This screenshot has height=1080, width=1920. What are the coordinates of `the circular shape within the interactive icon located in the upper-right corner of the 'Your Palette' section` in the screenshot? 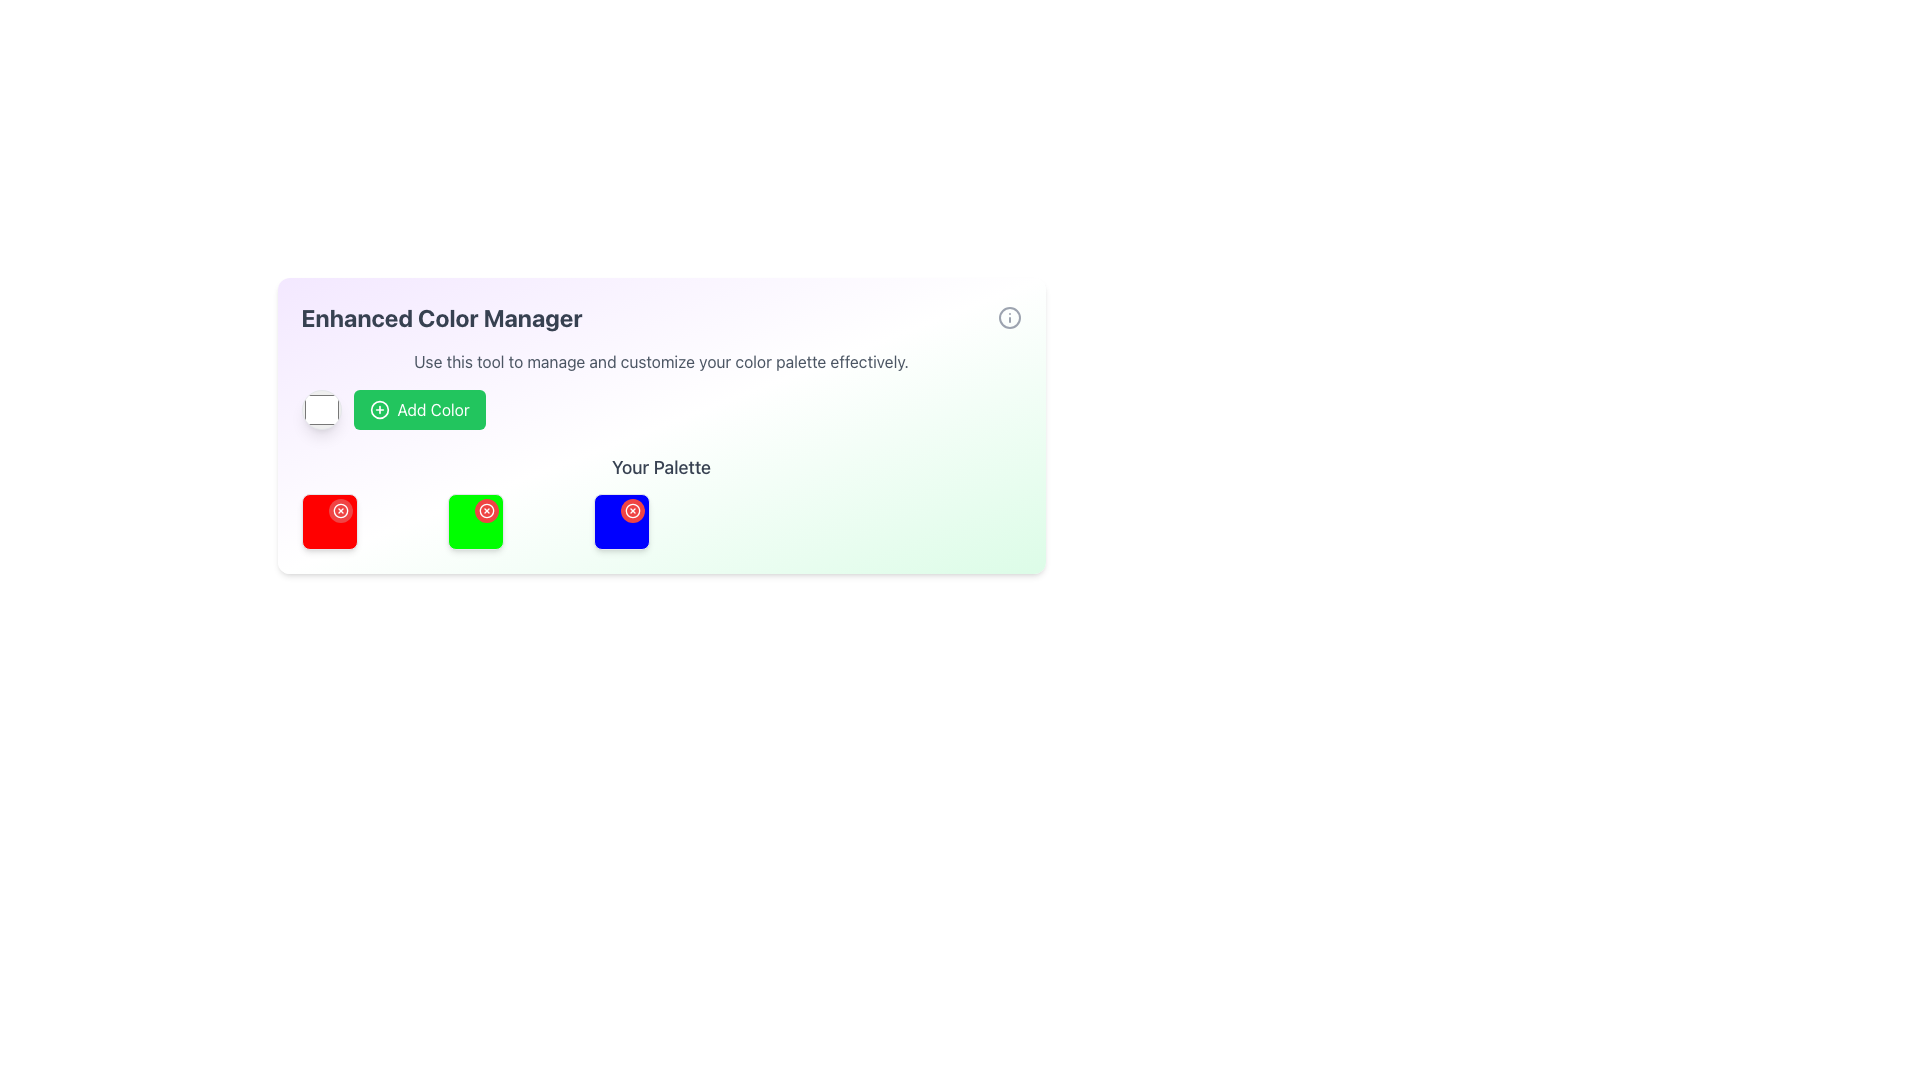 It's located at (632, 509).